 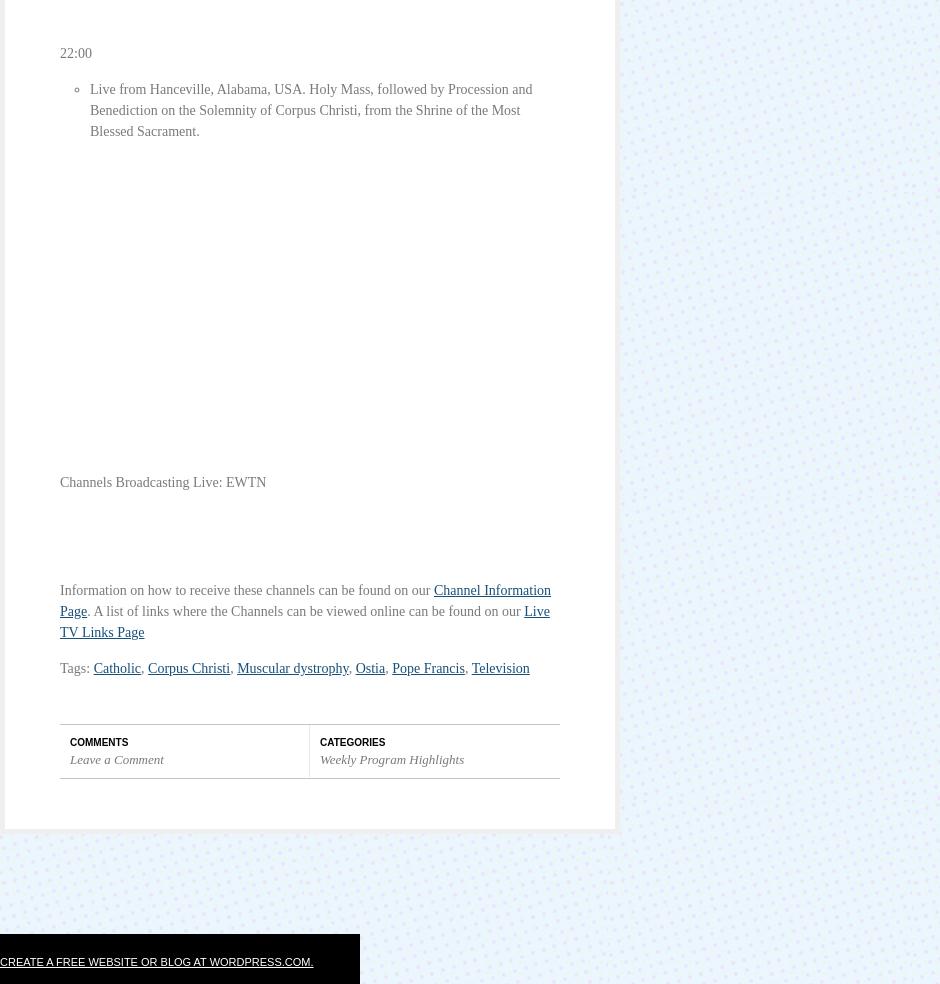 What do you see at coordinates (155, 960) in the screenshot?
I see `'Create a free website or blog at WordPress.com.'` at bounding box center [155, 960].